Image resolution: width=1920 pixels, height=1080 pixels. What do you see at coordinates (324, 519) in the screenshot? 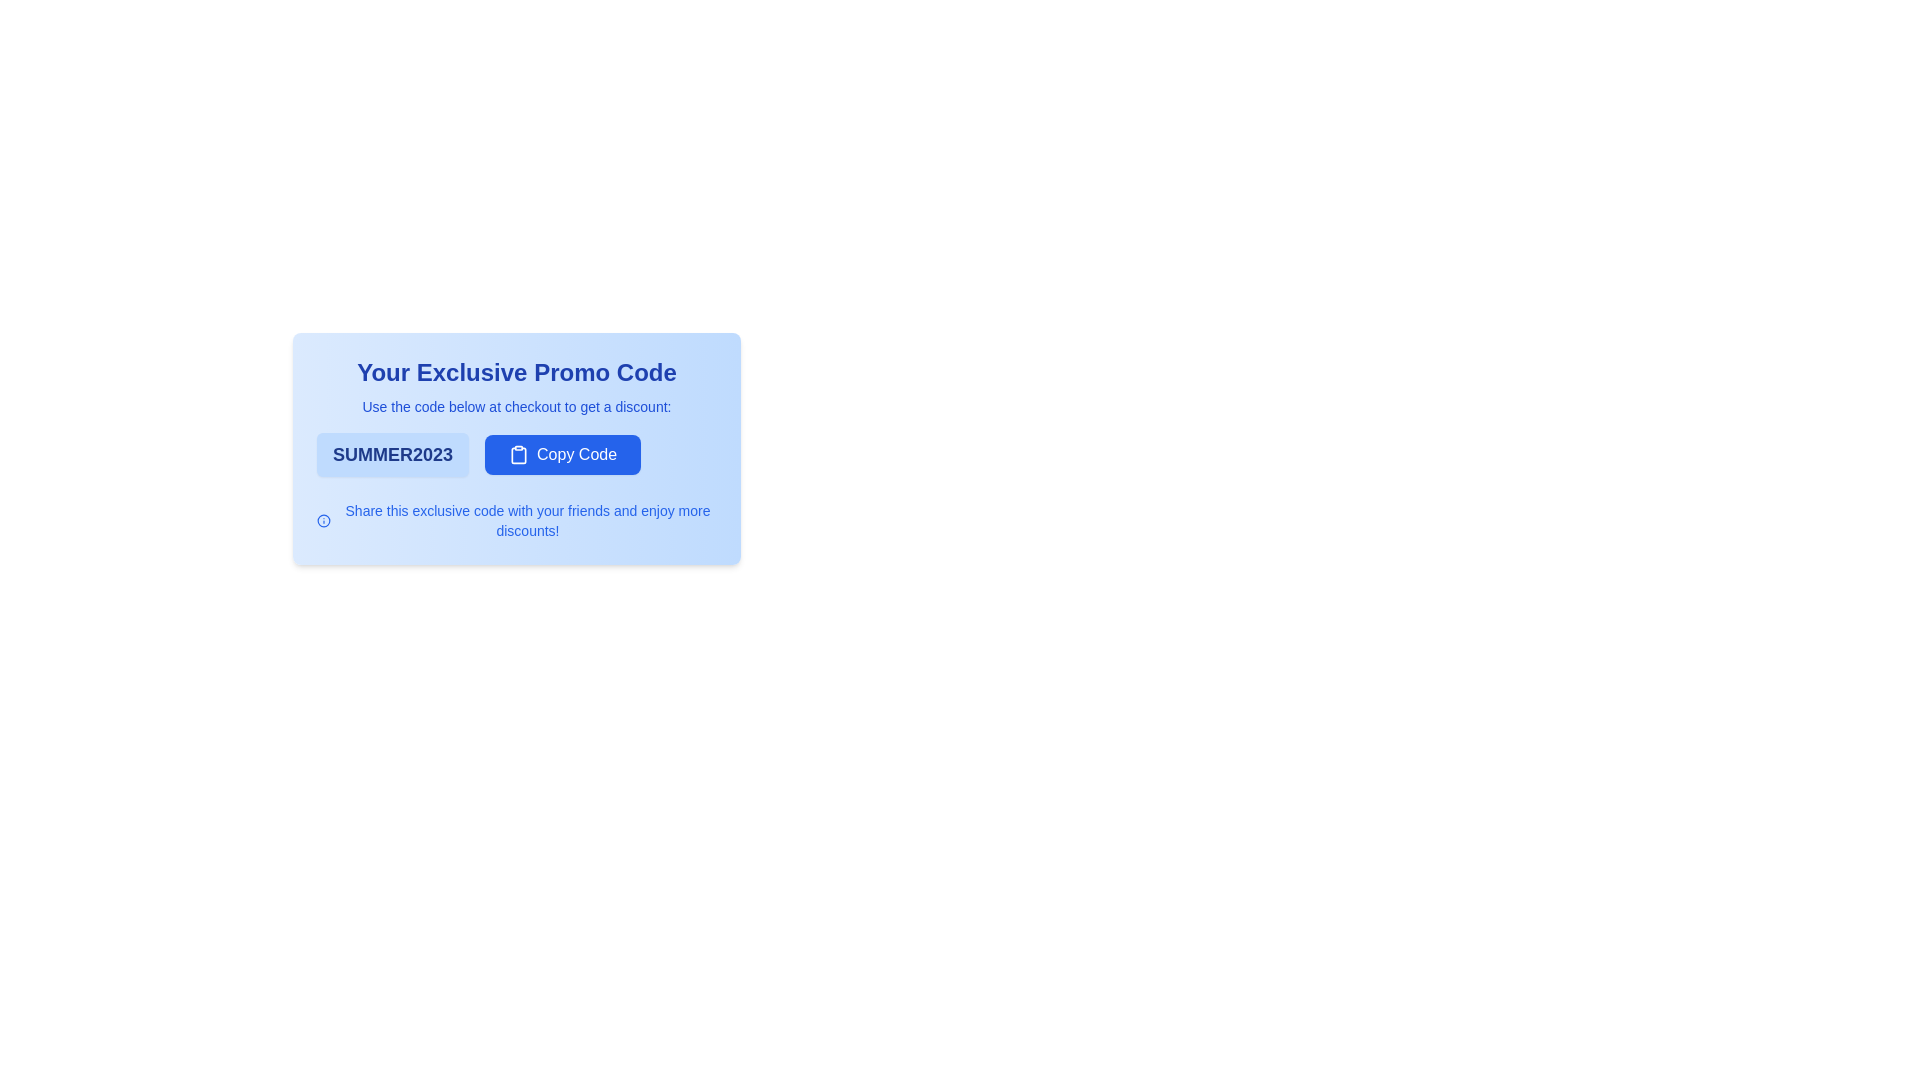
I see `the blue circular outline located within the information icon in the promotional message box` at bounding box center [324, 519].